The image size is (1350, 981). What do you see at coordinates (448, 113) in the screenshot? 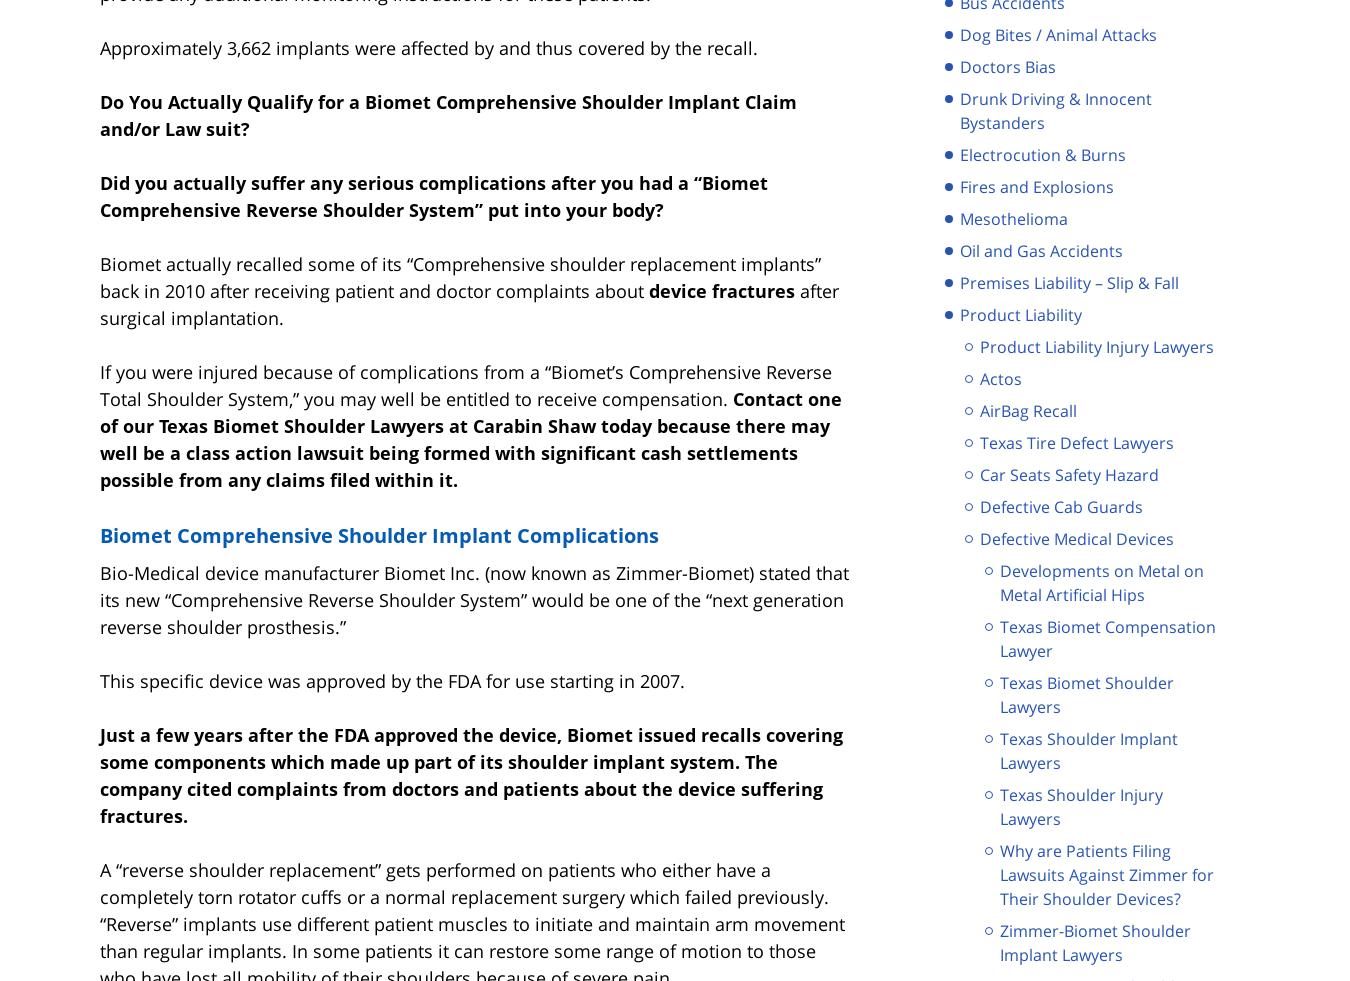
I see `'Do You Actually Qualify for a Biomet Comprehensive Shoulder Implant Claim and/or Law suit?'` at bounding box center [448, 113].